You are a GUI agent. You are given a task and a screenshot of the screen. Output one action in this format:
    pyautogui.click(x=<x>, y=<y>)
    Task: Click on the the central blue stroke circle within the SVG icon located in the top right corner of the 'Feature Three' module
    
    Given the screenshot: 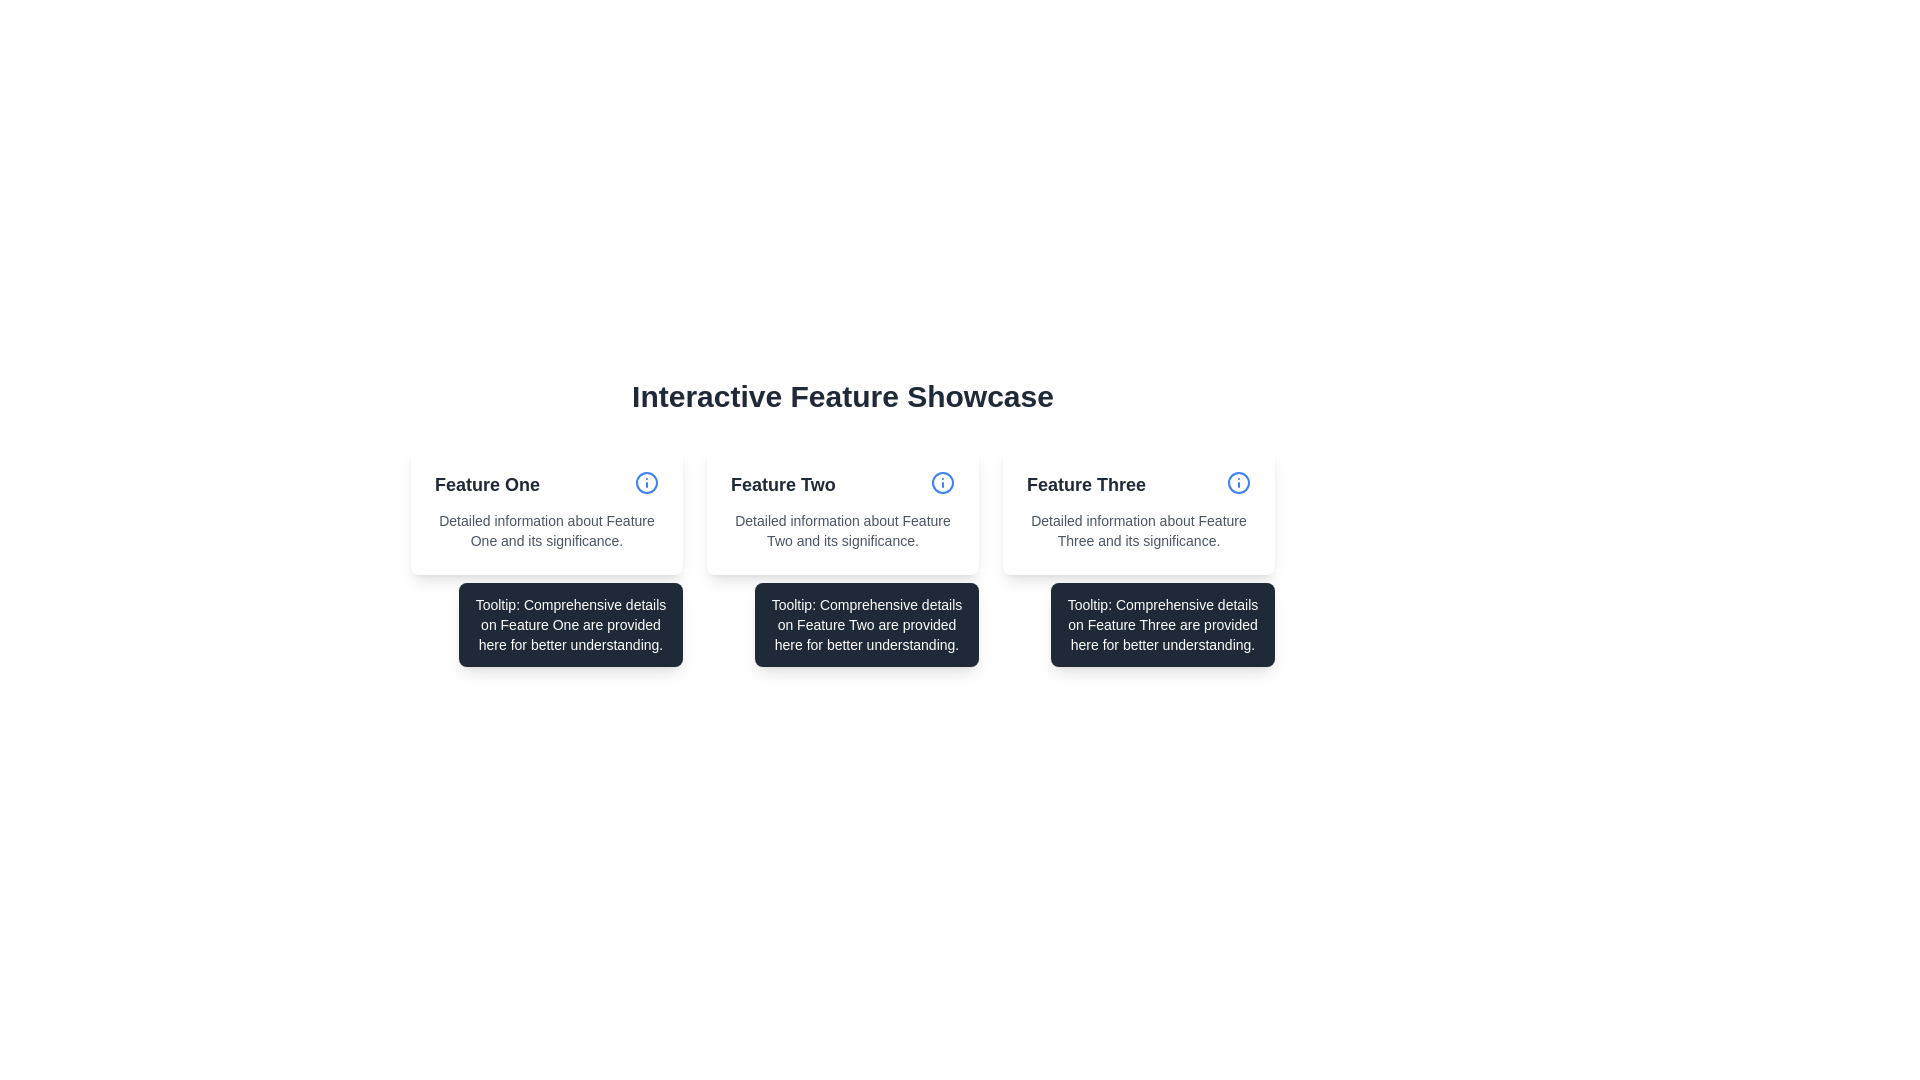 What is the action you would take?
    pyautogui.click(x=1237, y=482)
    